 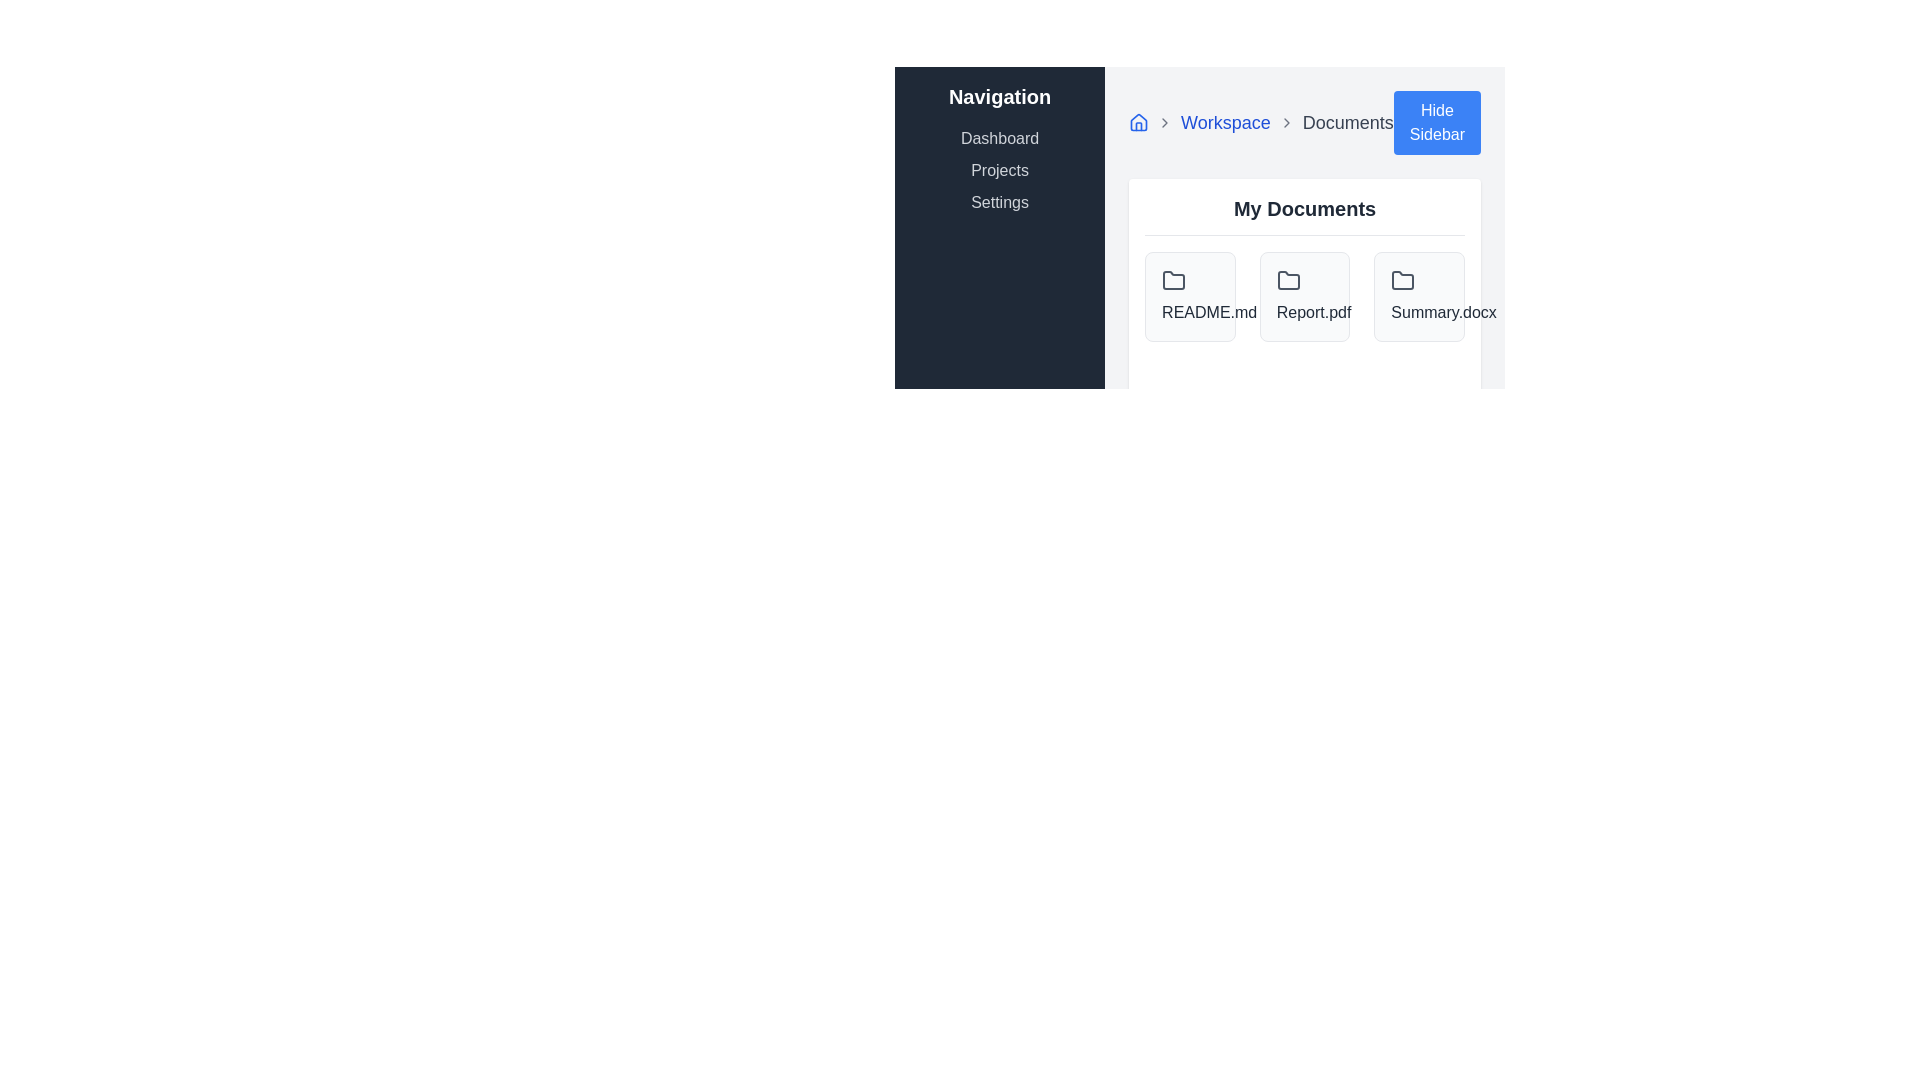 I want to click on the text display element that serves as the title or heading for the document-related content, located directly above the grid layout, so click(x=1305, y=215).